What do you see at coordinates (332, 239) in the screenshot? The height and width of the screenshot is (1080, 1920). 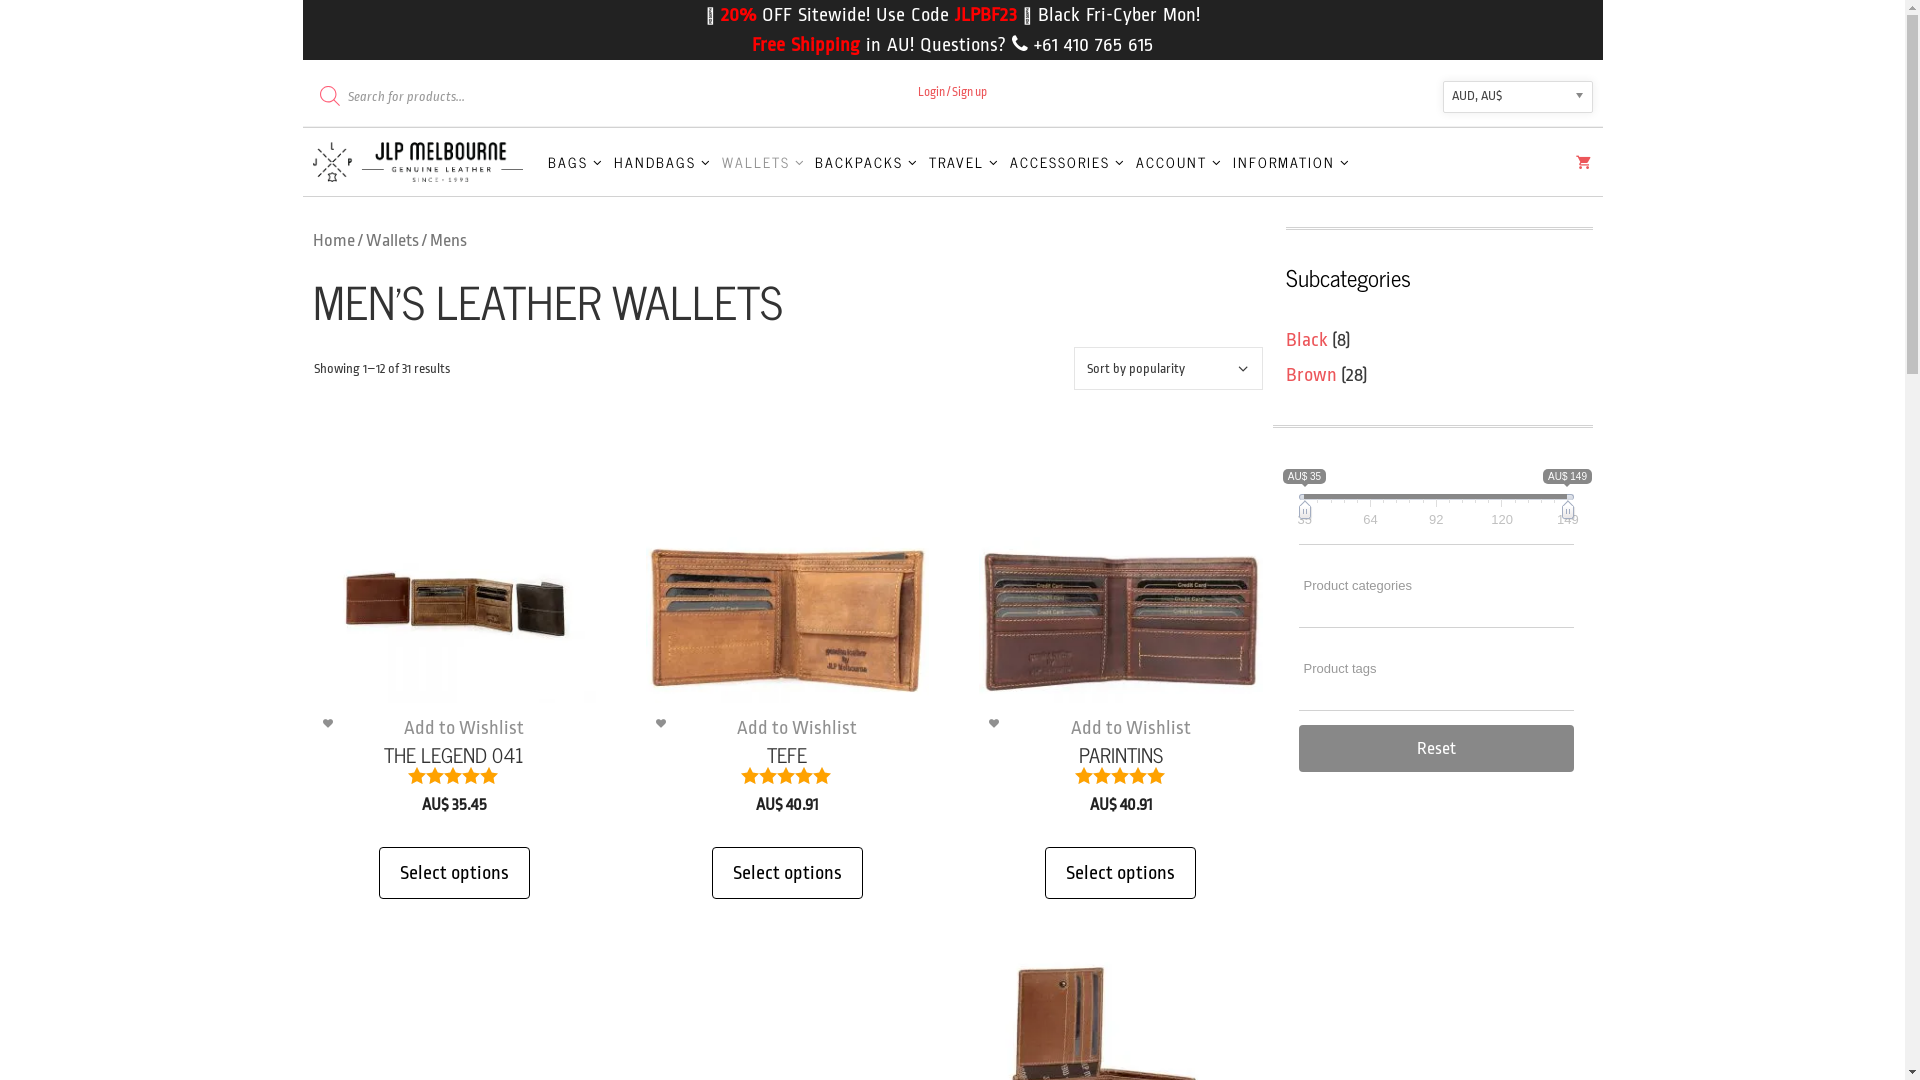 I see `'Home'` at bounding box center [332, 239].